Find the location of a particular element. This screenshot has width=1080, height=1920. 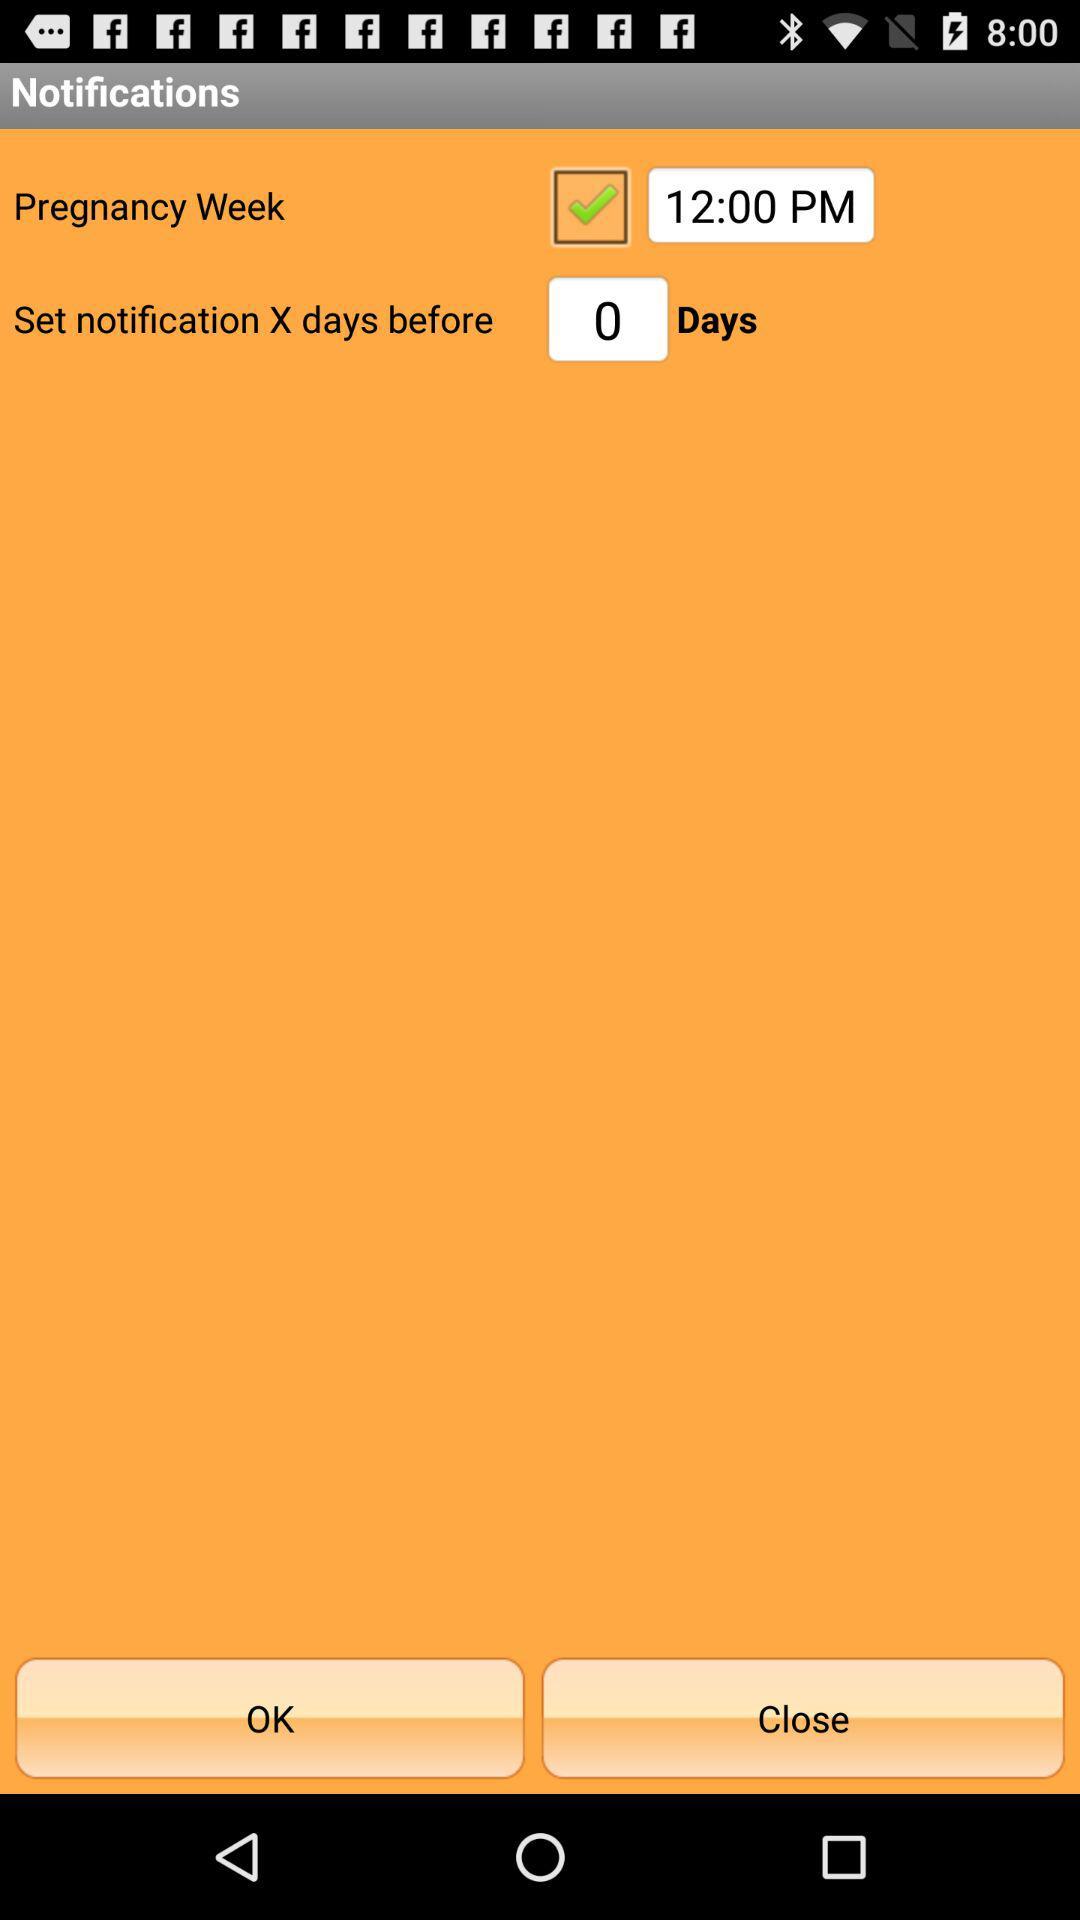

ok icon is located at coordinates (270, 1717).